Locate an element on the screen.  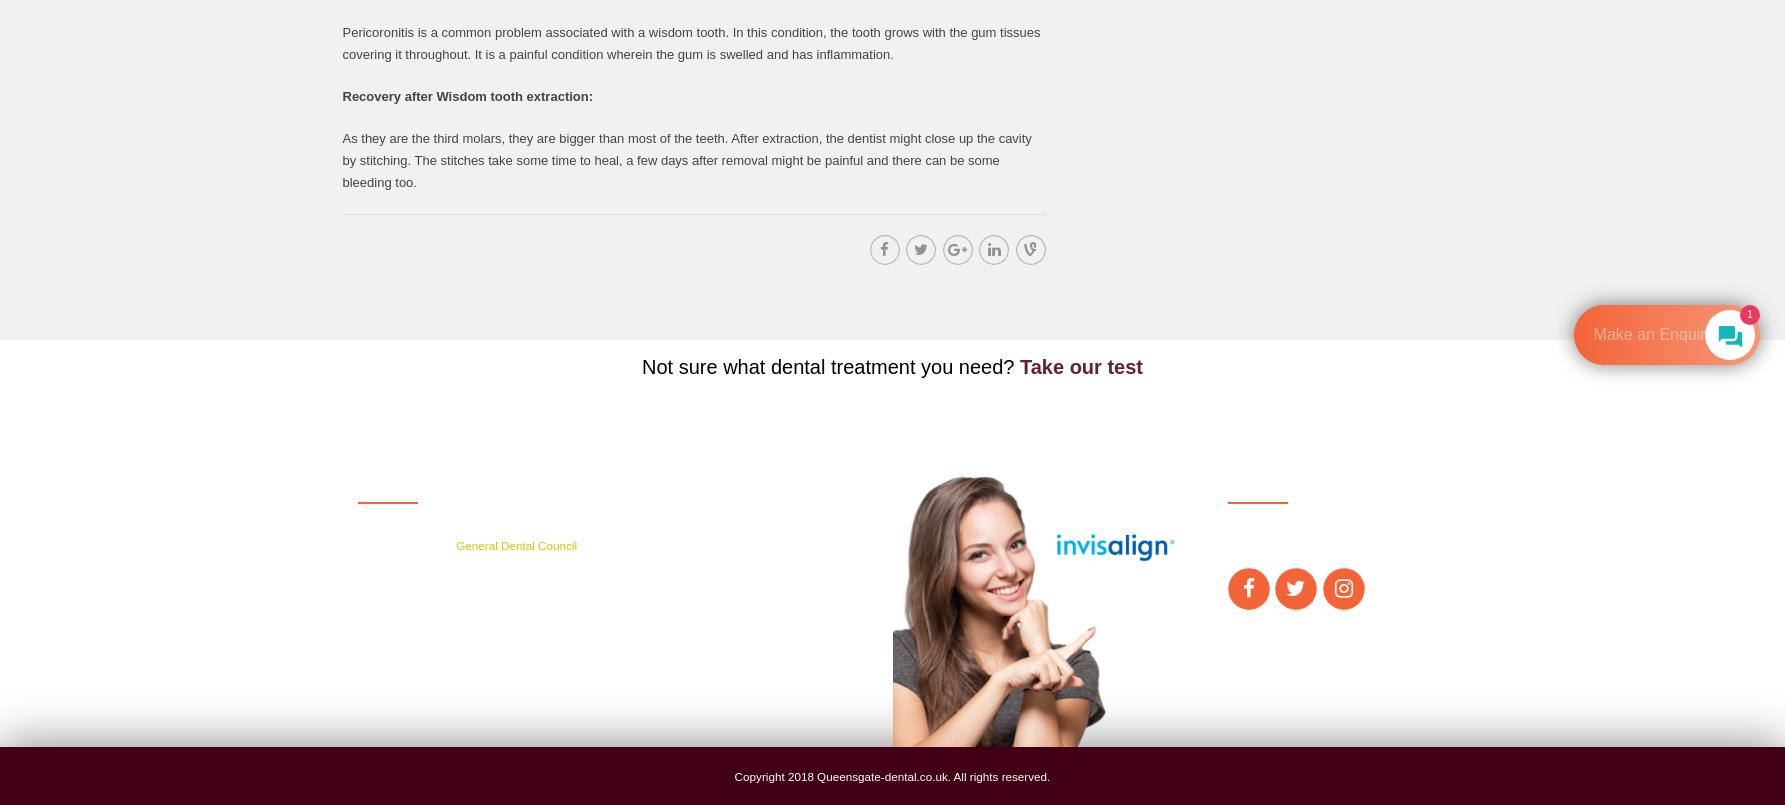
'1' is located at coordinates (1748, 313).